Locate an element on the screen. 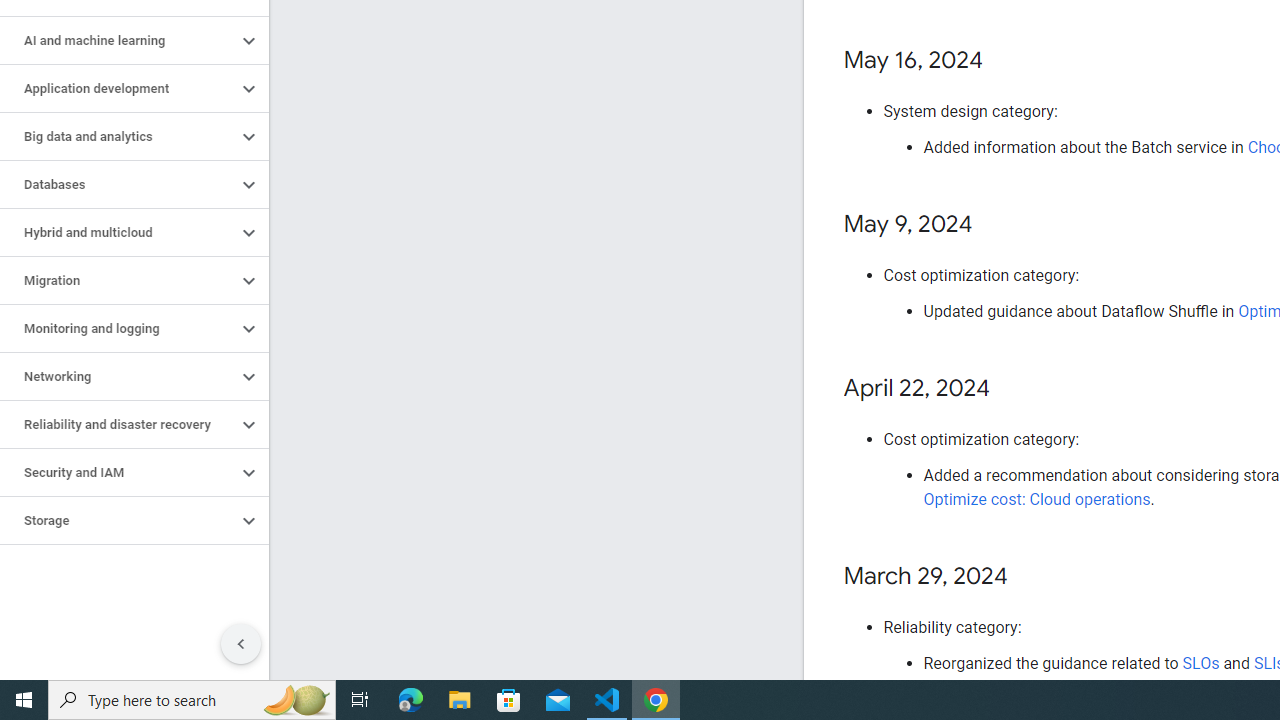 This screenshot has height=720, width=1280. 'Migration' is located at coordinates (117, 281).